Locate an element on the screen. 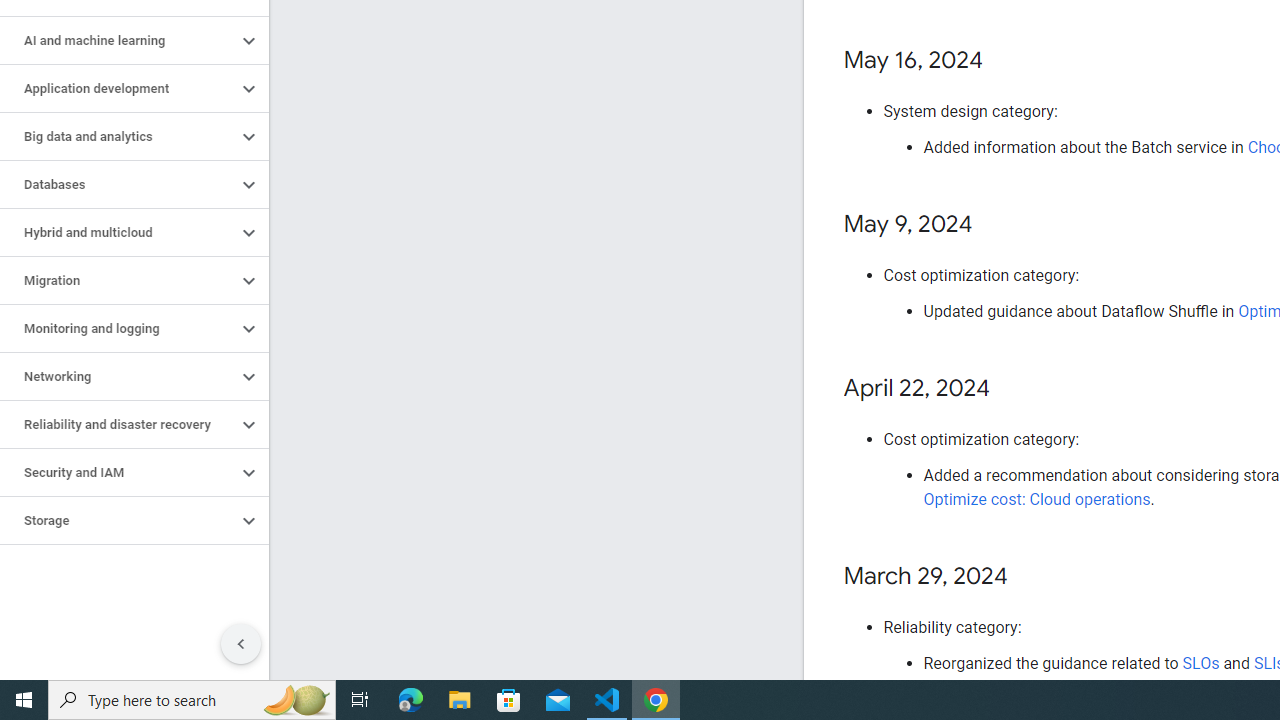 This screenshot has height=720, width=1280. 'Migration' is located at coordinates (117, 281).